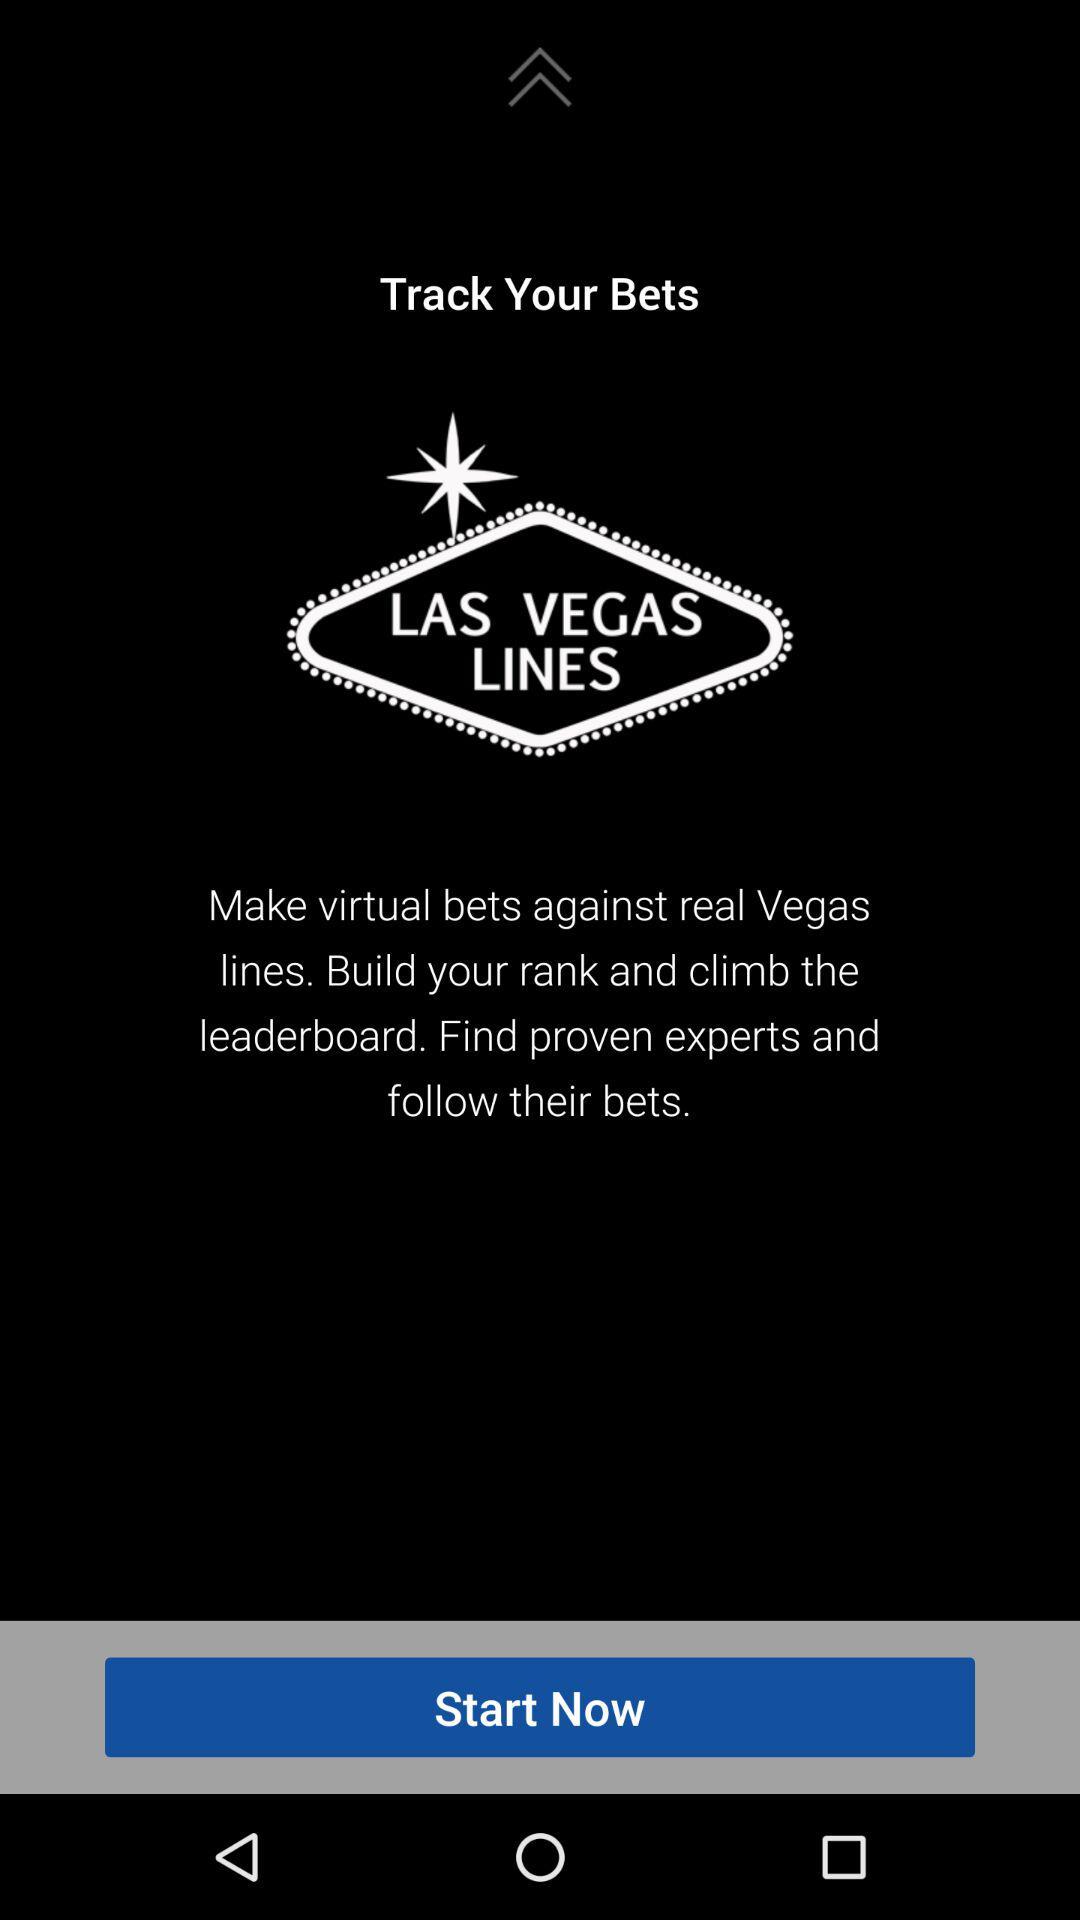 This screenshot has height=1920, width=1080. Describe the element at coordinates (540, 1706) in the screenshot. I see `the start now item` at that location.